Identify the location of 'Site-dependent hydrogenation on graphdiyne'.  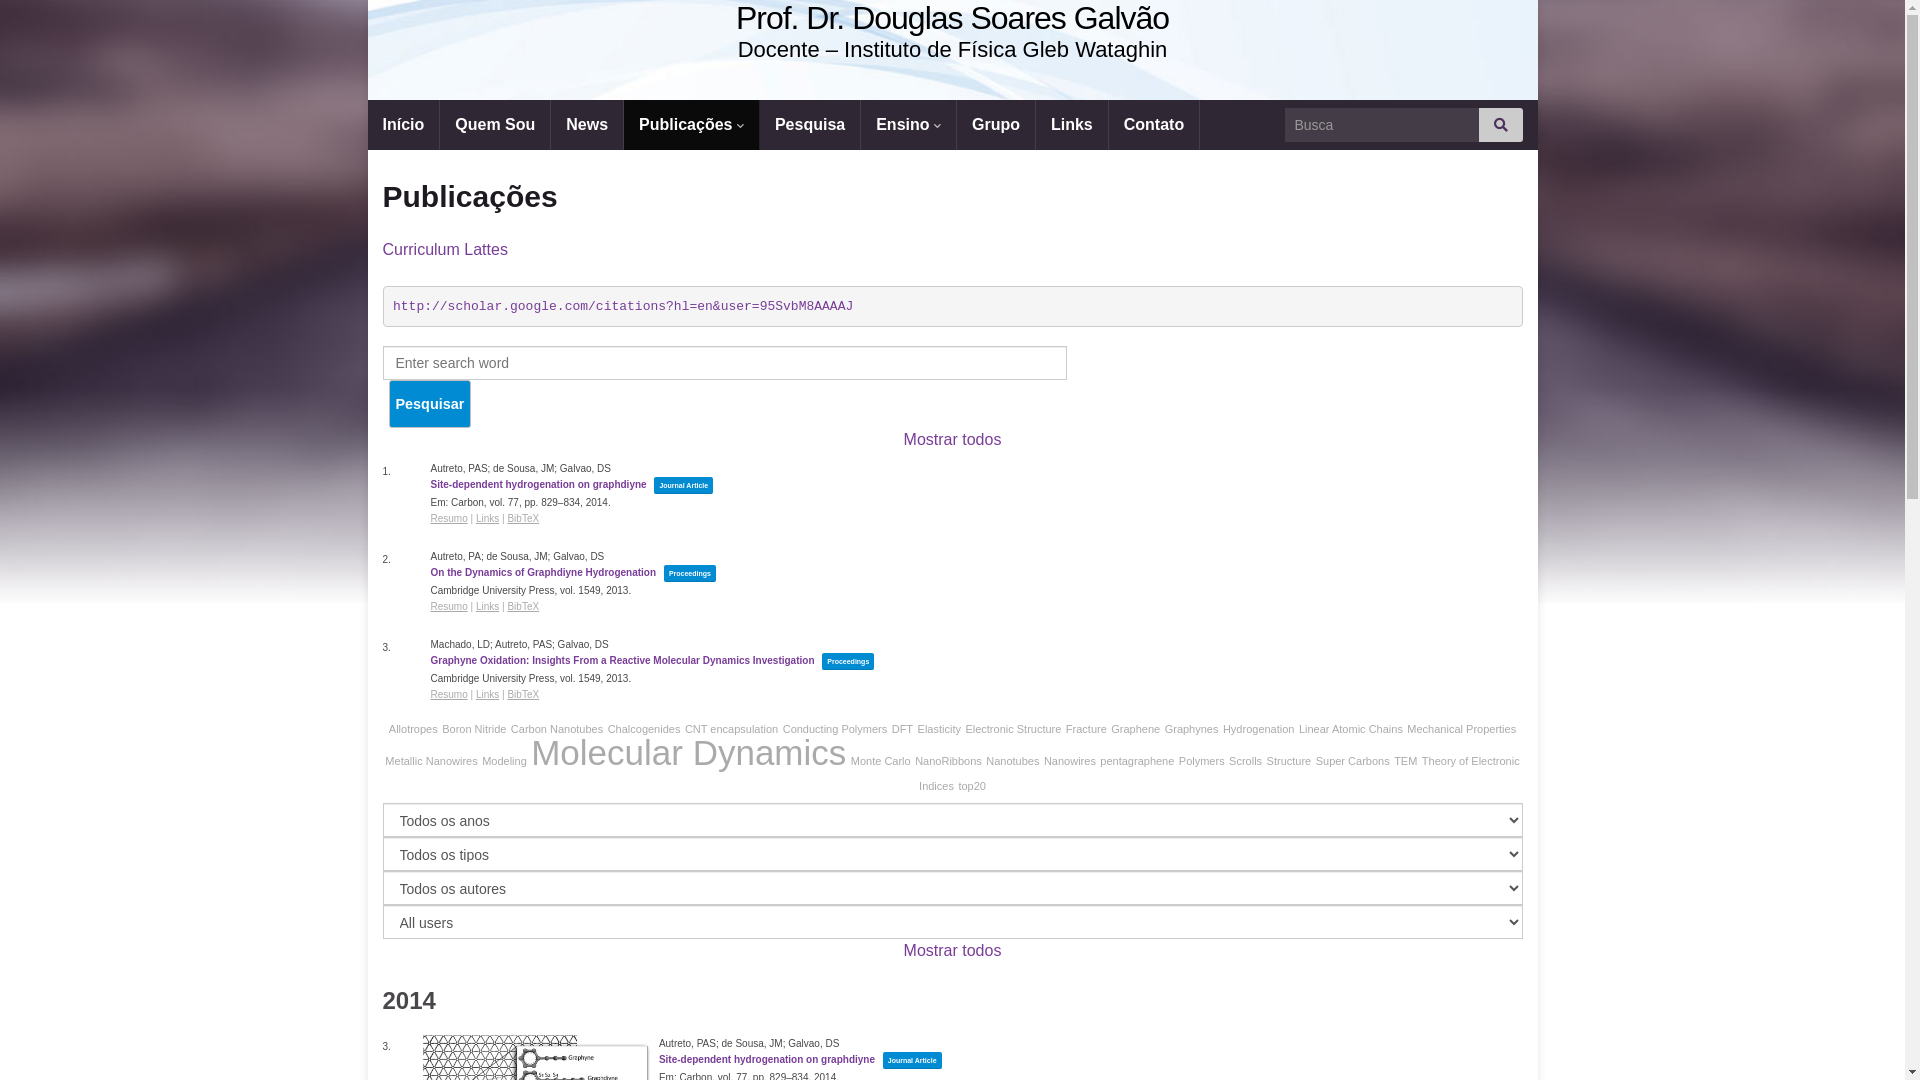
(537, 484).